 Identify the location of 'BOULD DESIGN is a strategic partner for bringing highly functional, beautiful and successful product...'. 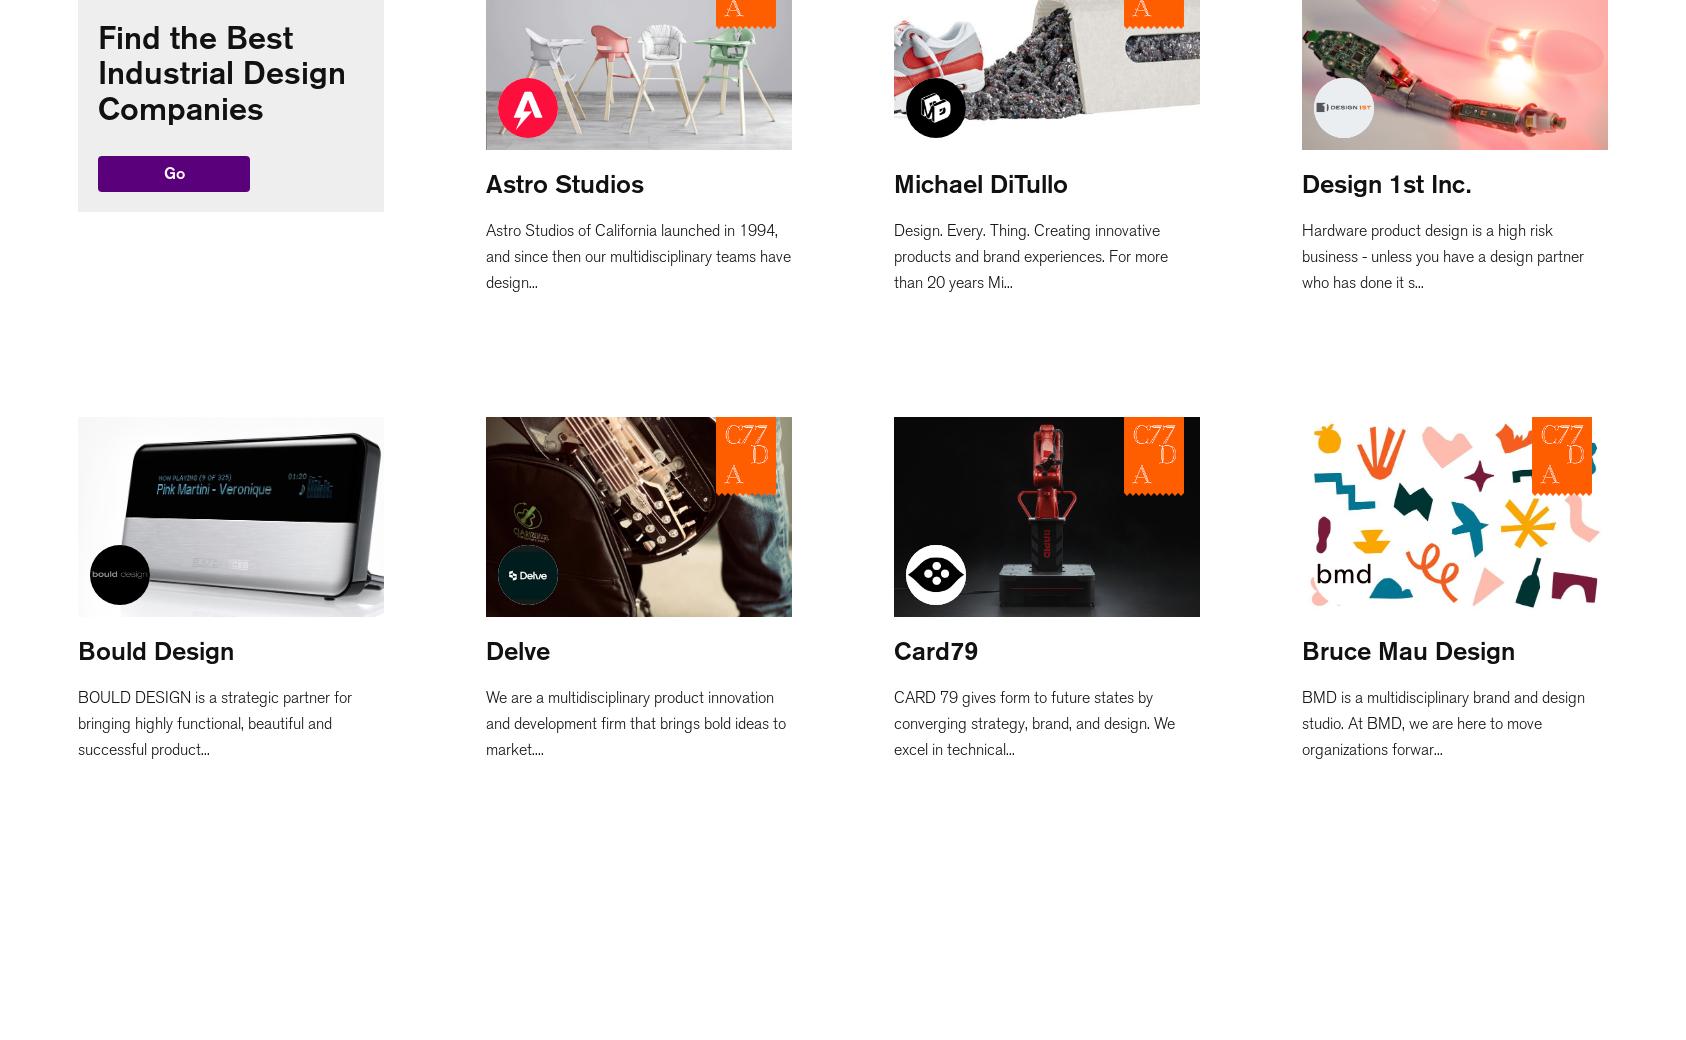
(214, 723).